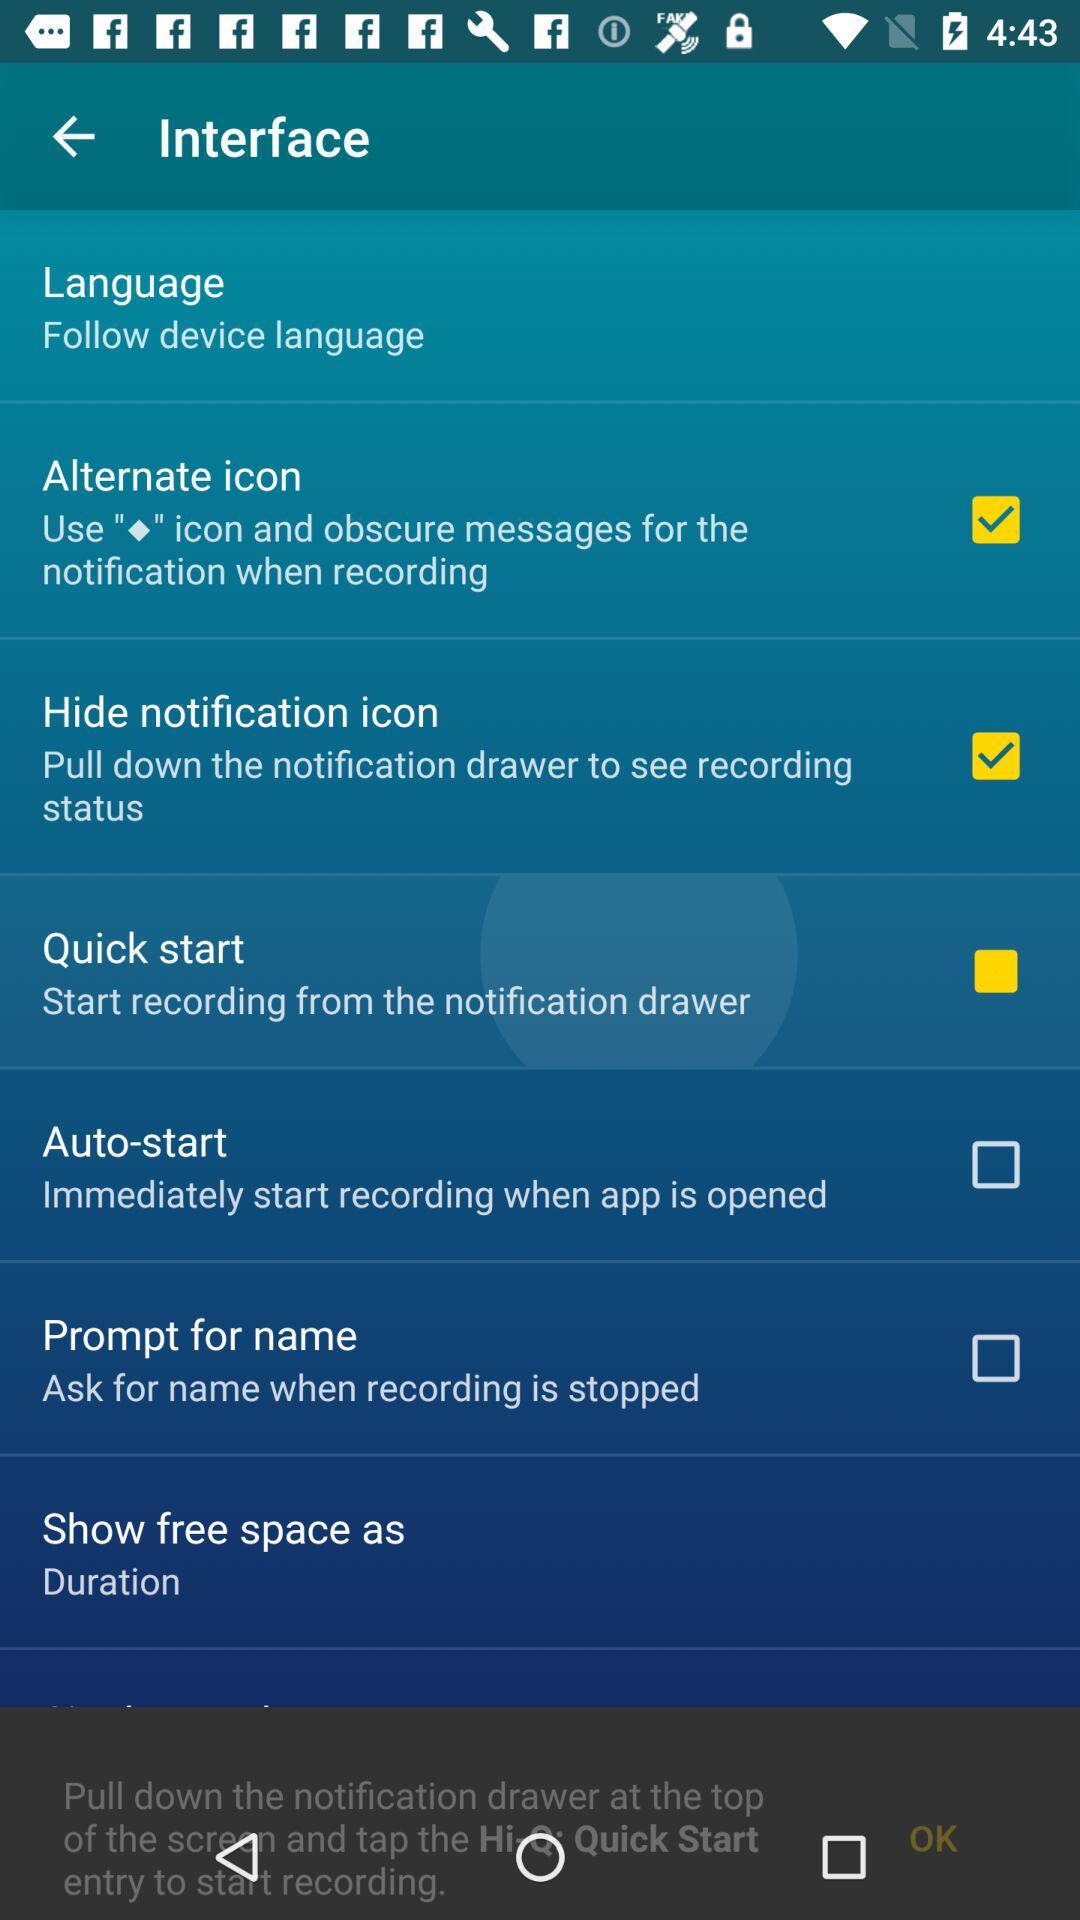 This screenshot has width=1080, height=1920. Describe the element at coordinates (72, 135) in the screenshot. I see `the icon next to interface app` at that location.